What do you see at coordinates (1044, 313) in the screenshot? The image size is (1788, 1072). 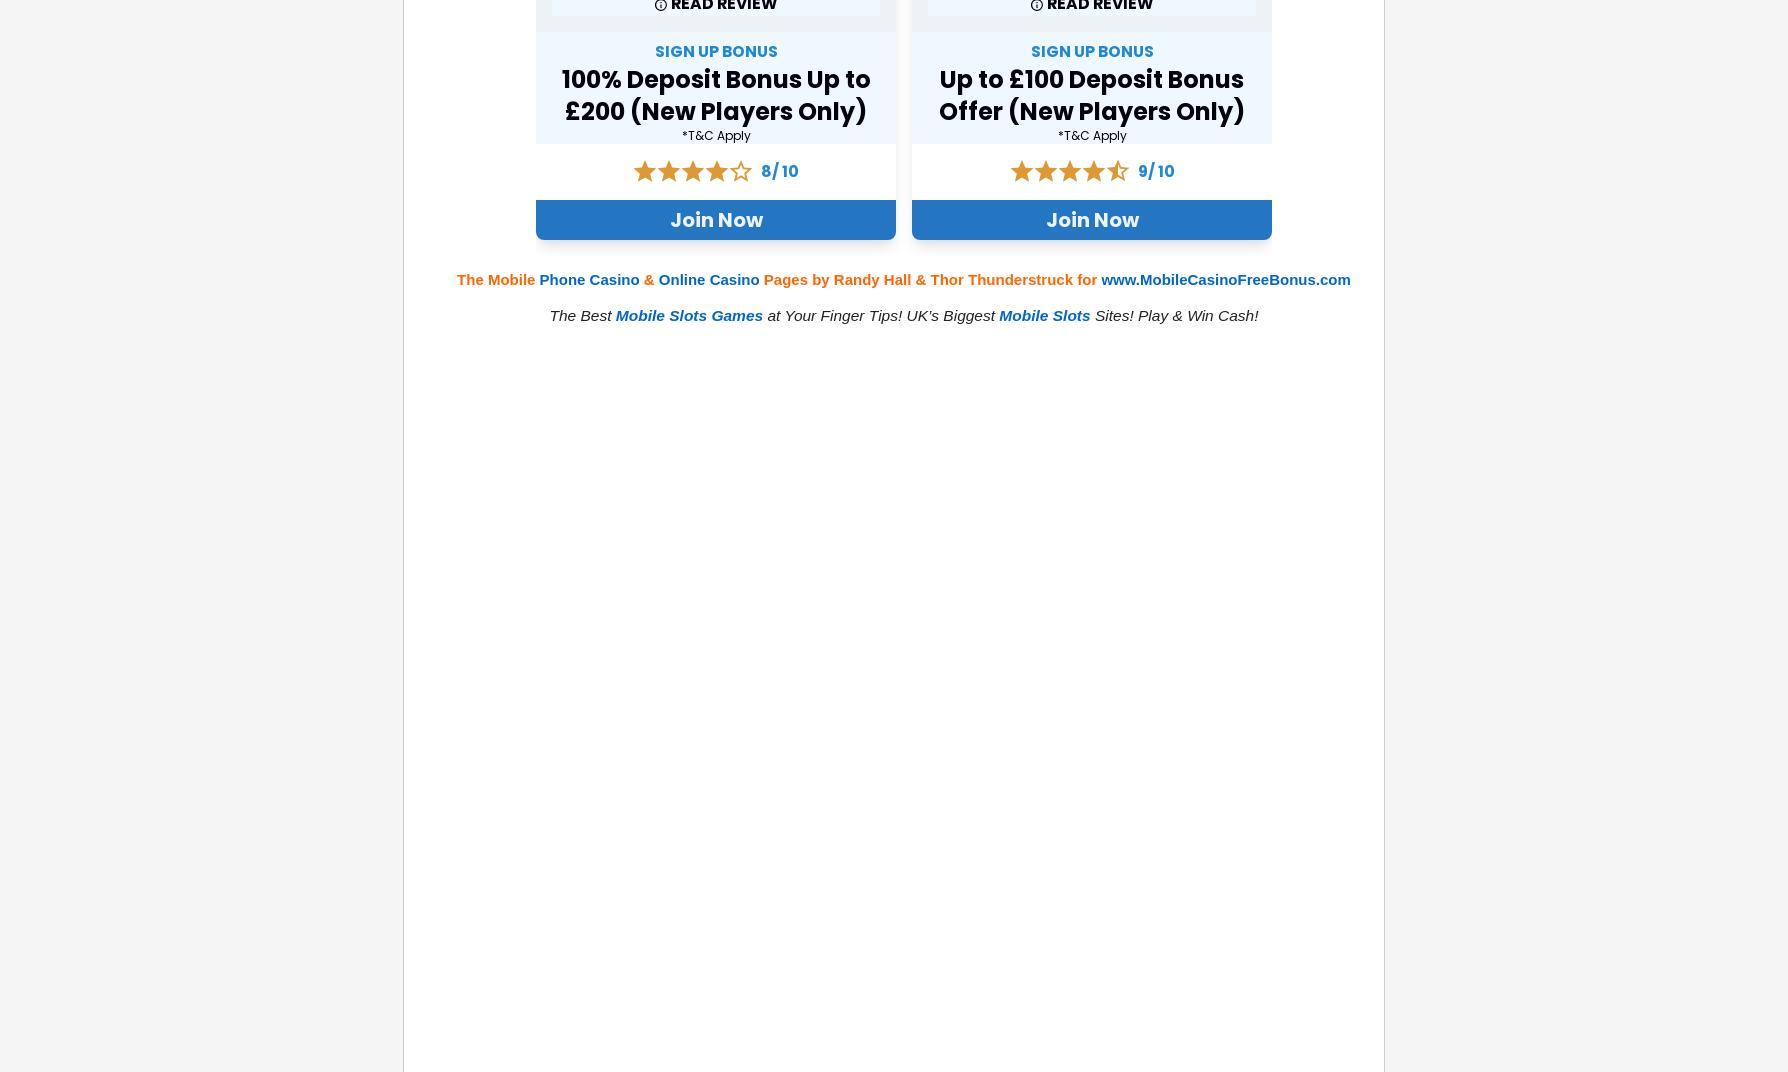 I see `'Mobile Slots'` at bounding box center [1044, 313].